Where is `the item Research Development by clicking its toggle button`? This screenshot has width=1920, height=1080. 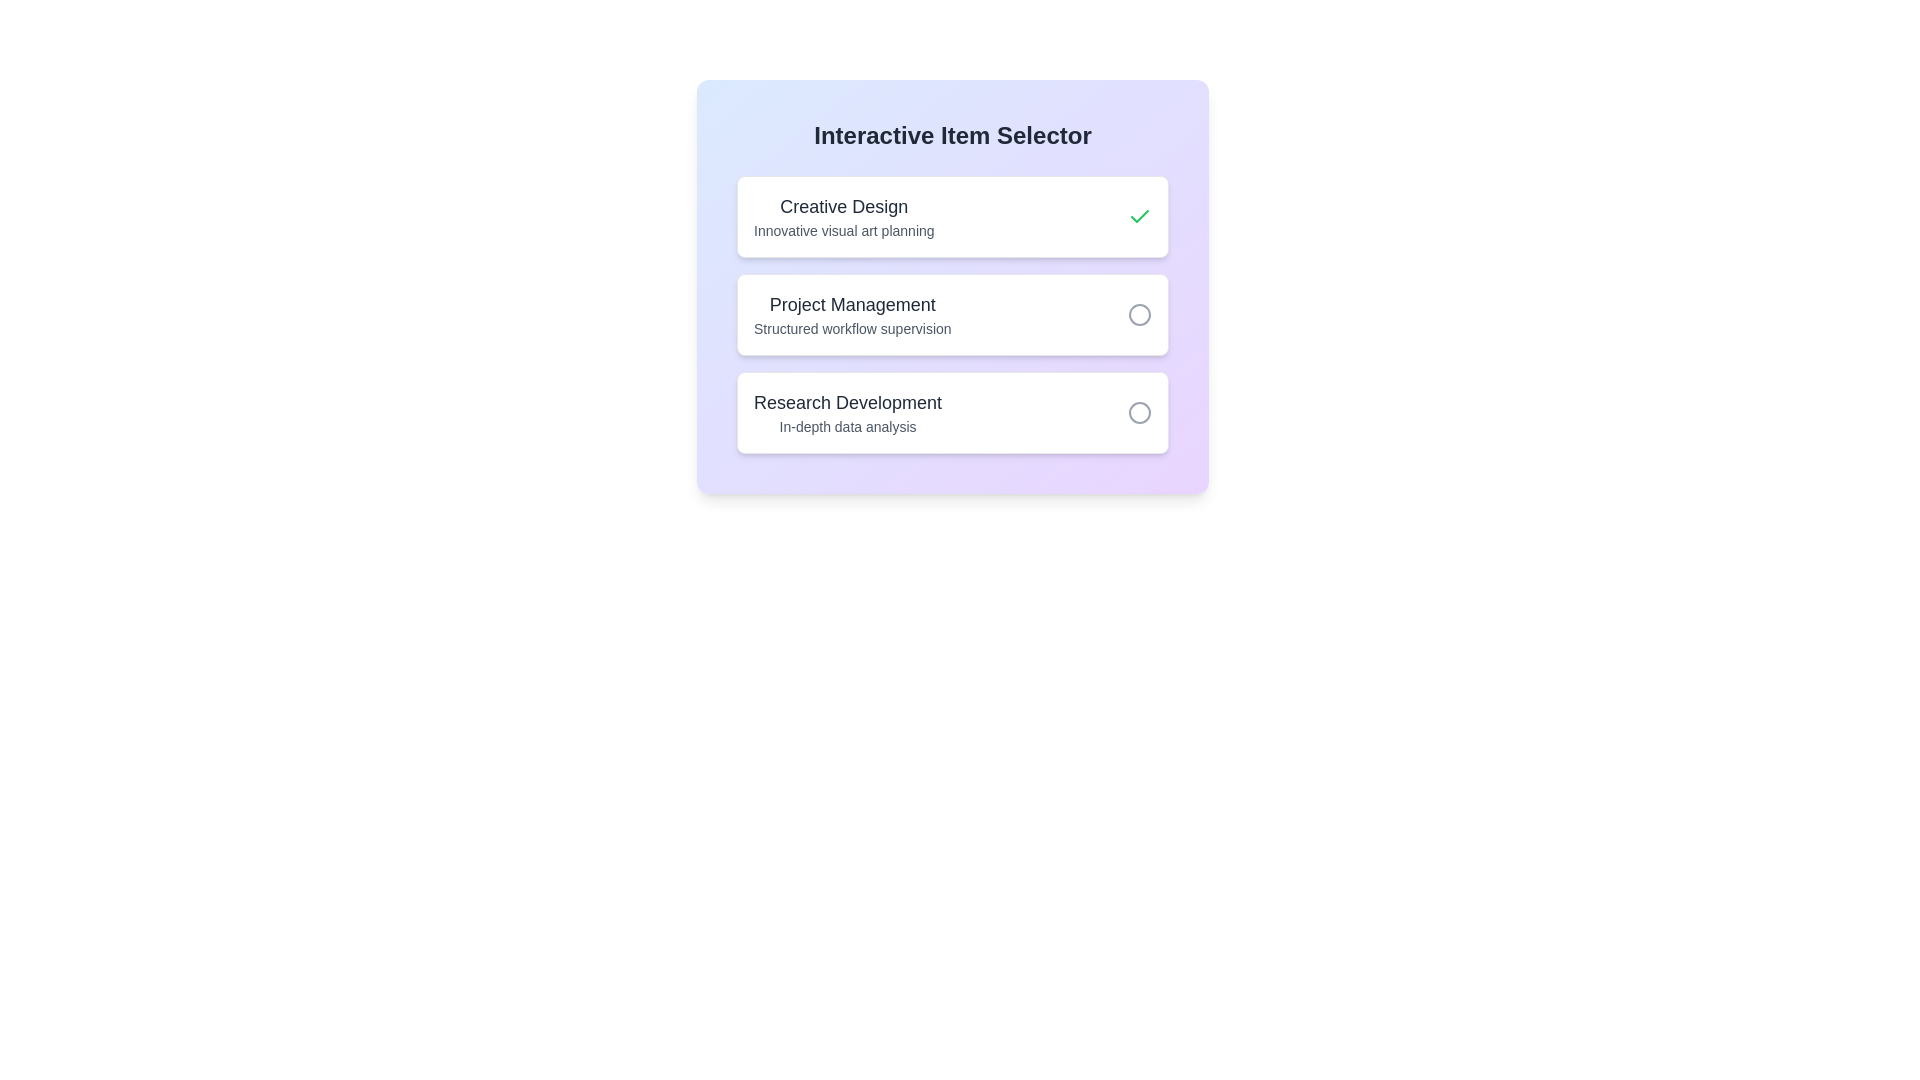 the item Research Development by clicking its toggle button is located at coordinates (1140, 411).